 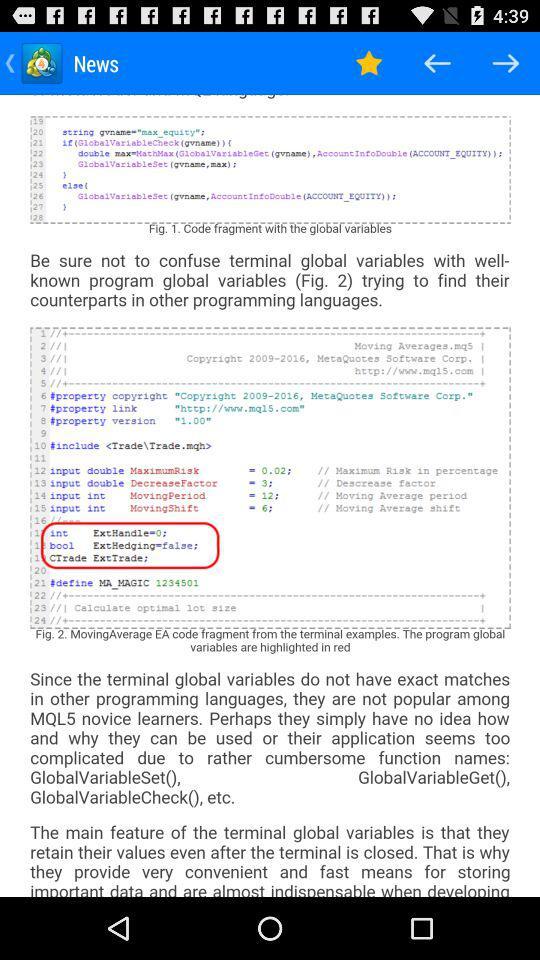 I want to click on description, so click(x=270, y=494).